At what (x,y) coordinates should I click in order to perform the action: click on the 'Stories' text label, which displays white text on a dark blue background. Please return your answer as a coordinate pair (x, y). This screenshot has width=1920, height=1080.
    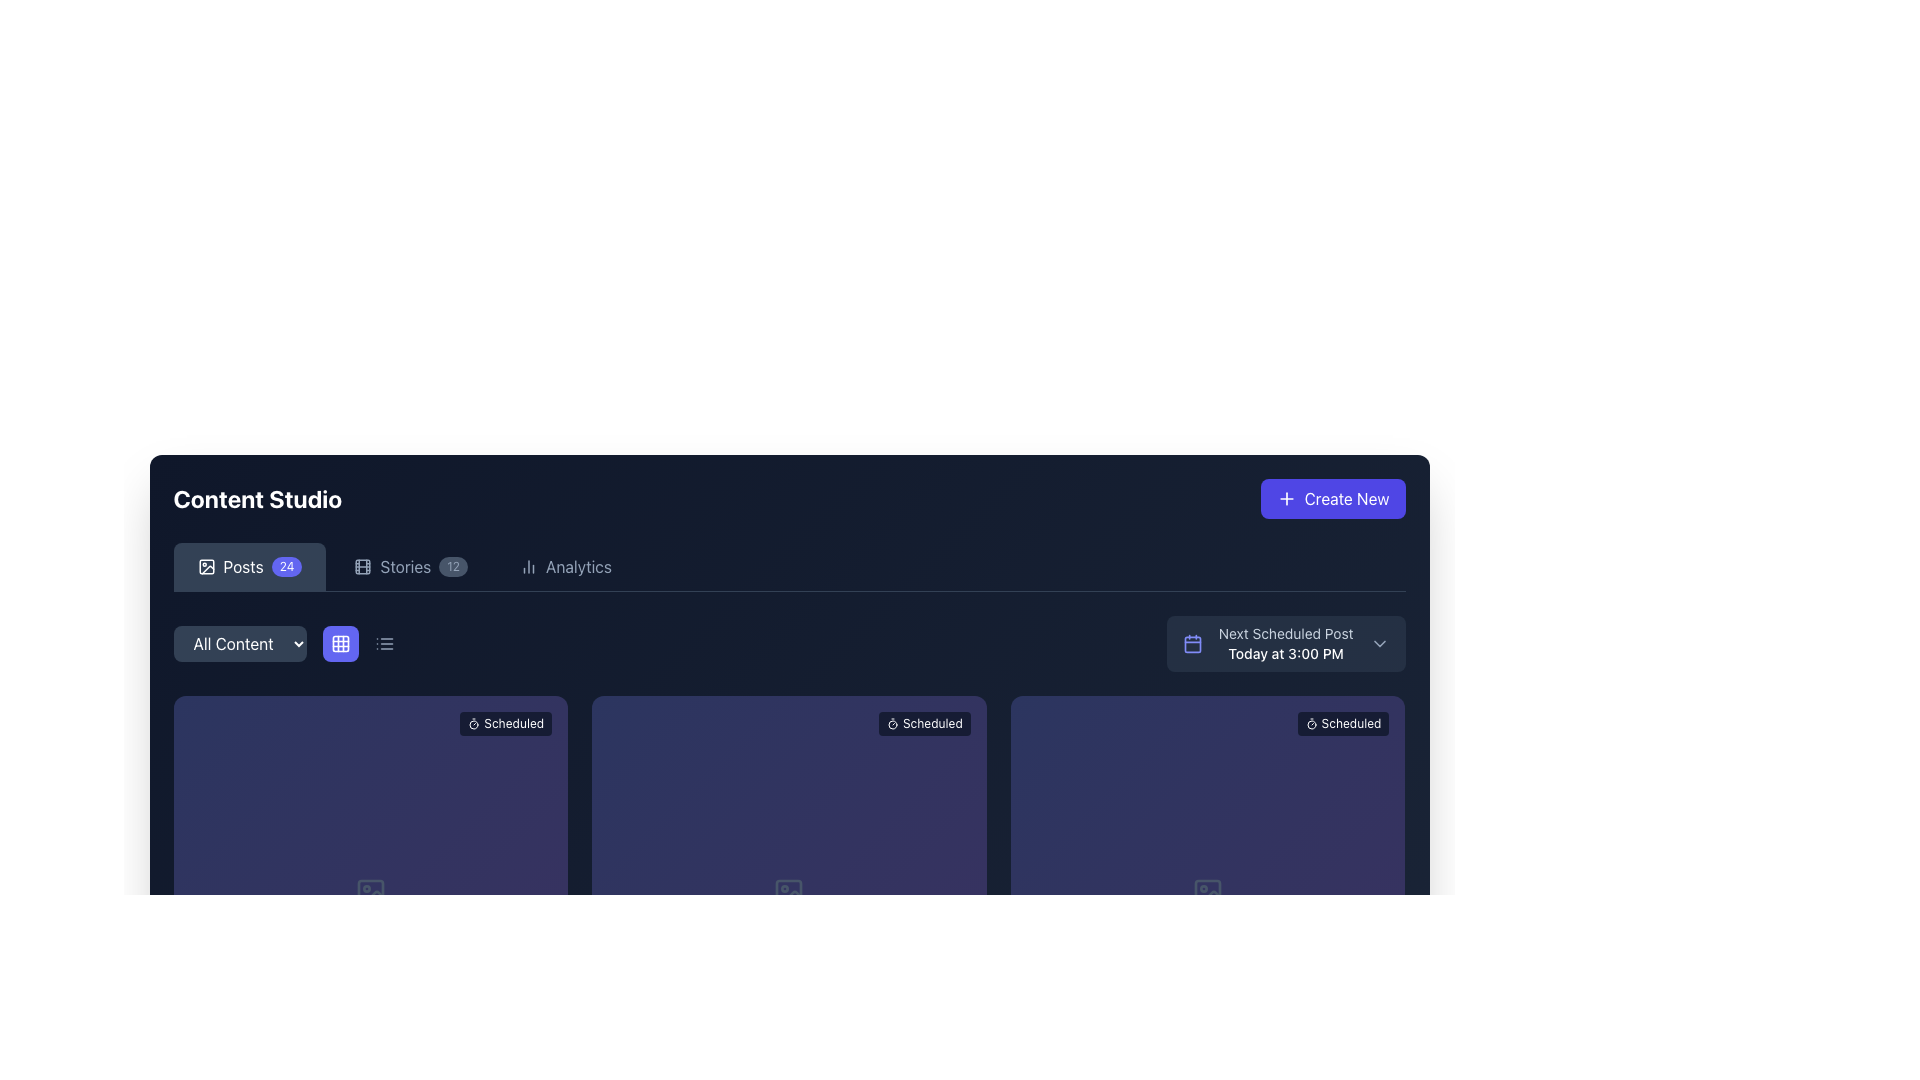
    Looking at the image, I should click on (404, 567).